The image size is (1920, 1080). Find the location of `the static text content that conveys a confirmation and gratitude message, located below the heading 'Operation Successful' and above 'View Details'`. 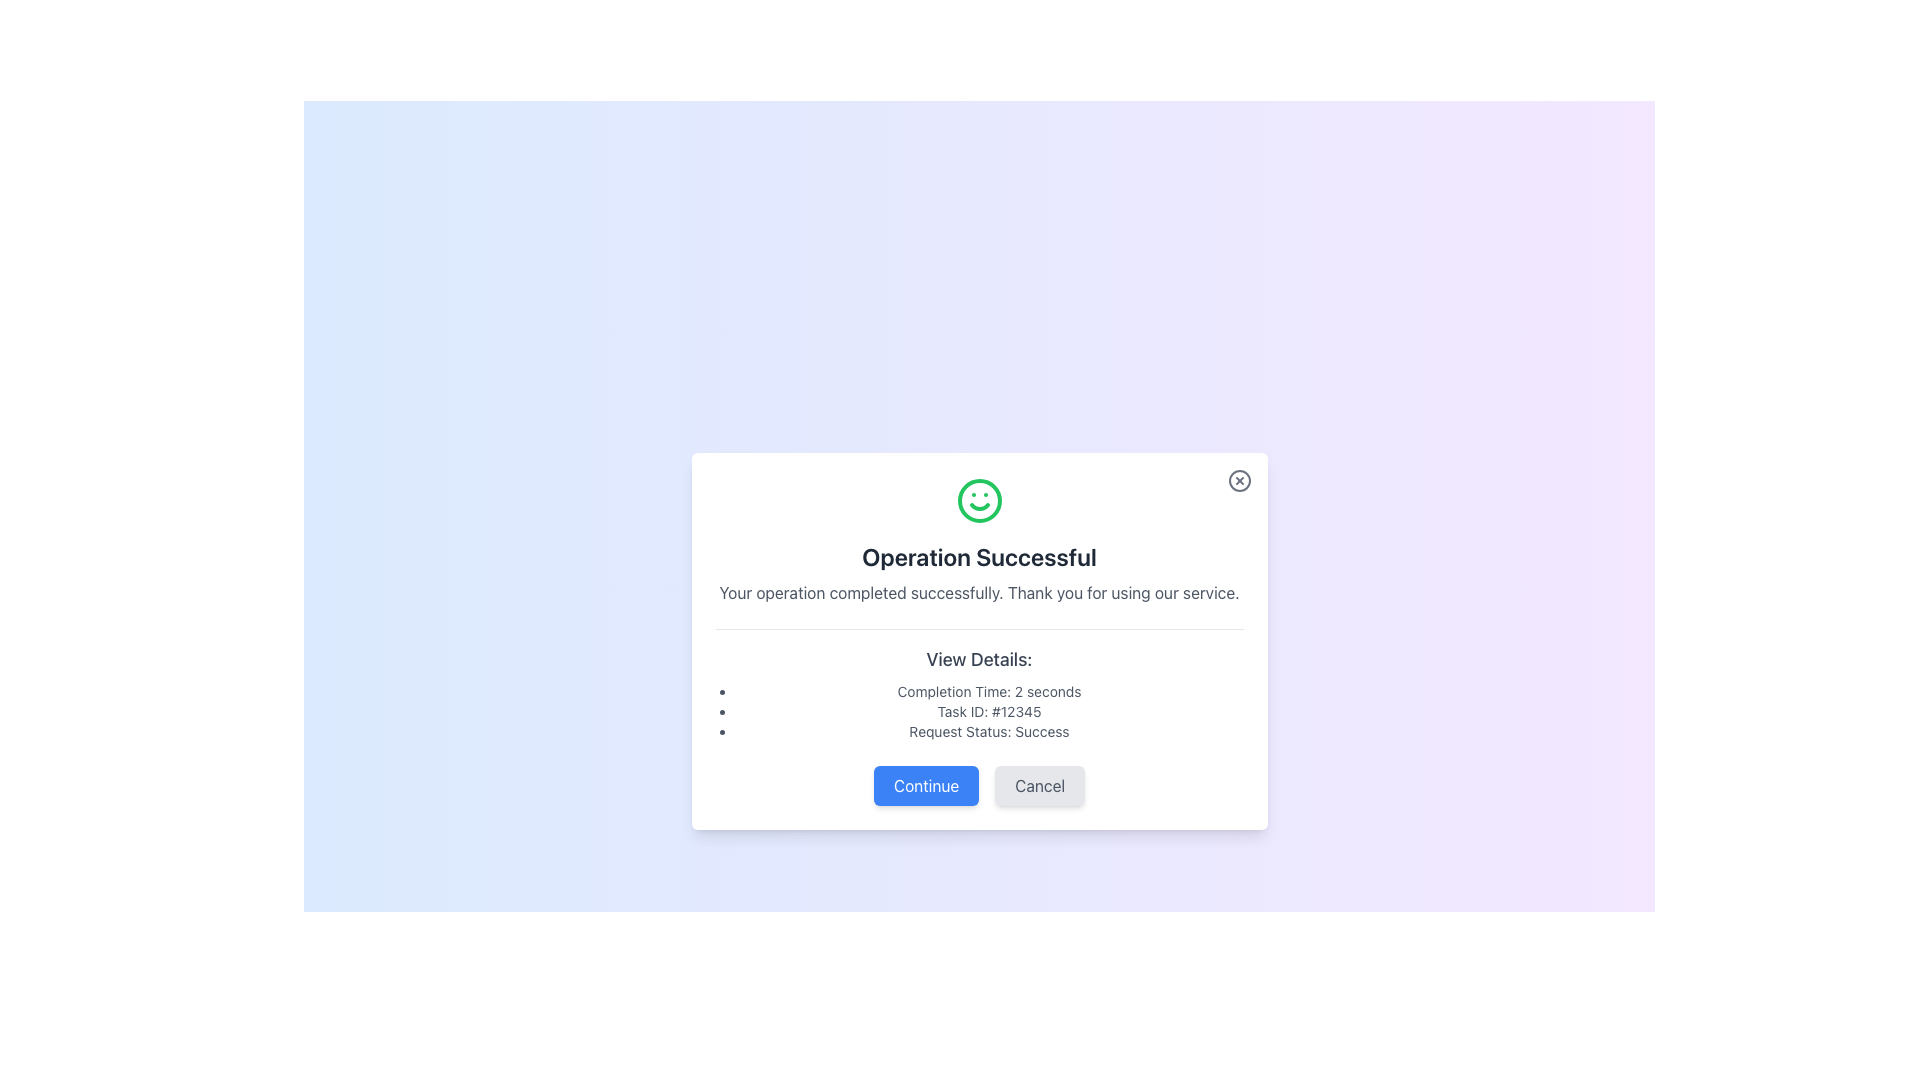

the static text content that conveys a confirmation and gratitude message, located below the heading 'Operation Successful' and above 'View Details' is located at coordinates (979, 591).